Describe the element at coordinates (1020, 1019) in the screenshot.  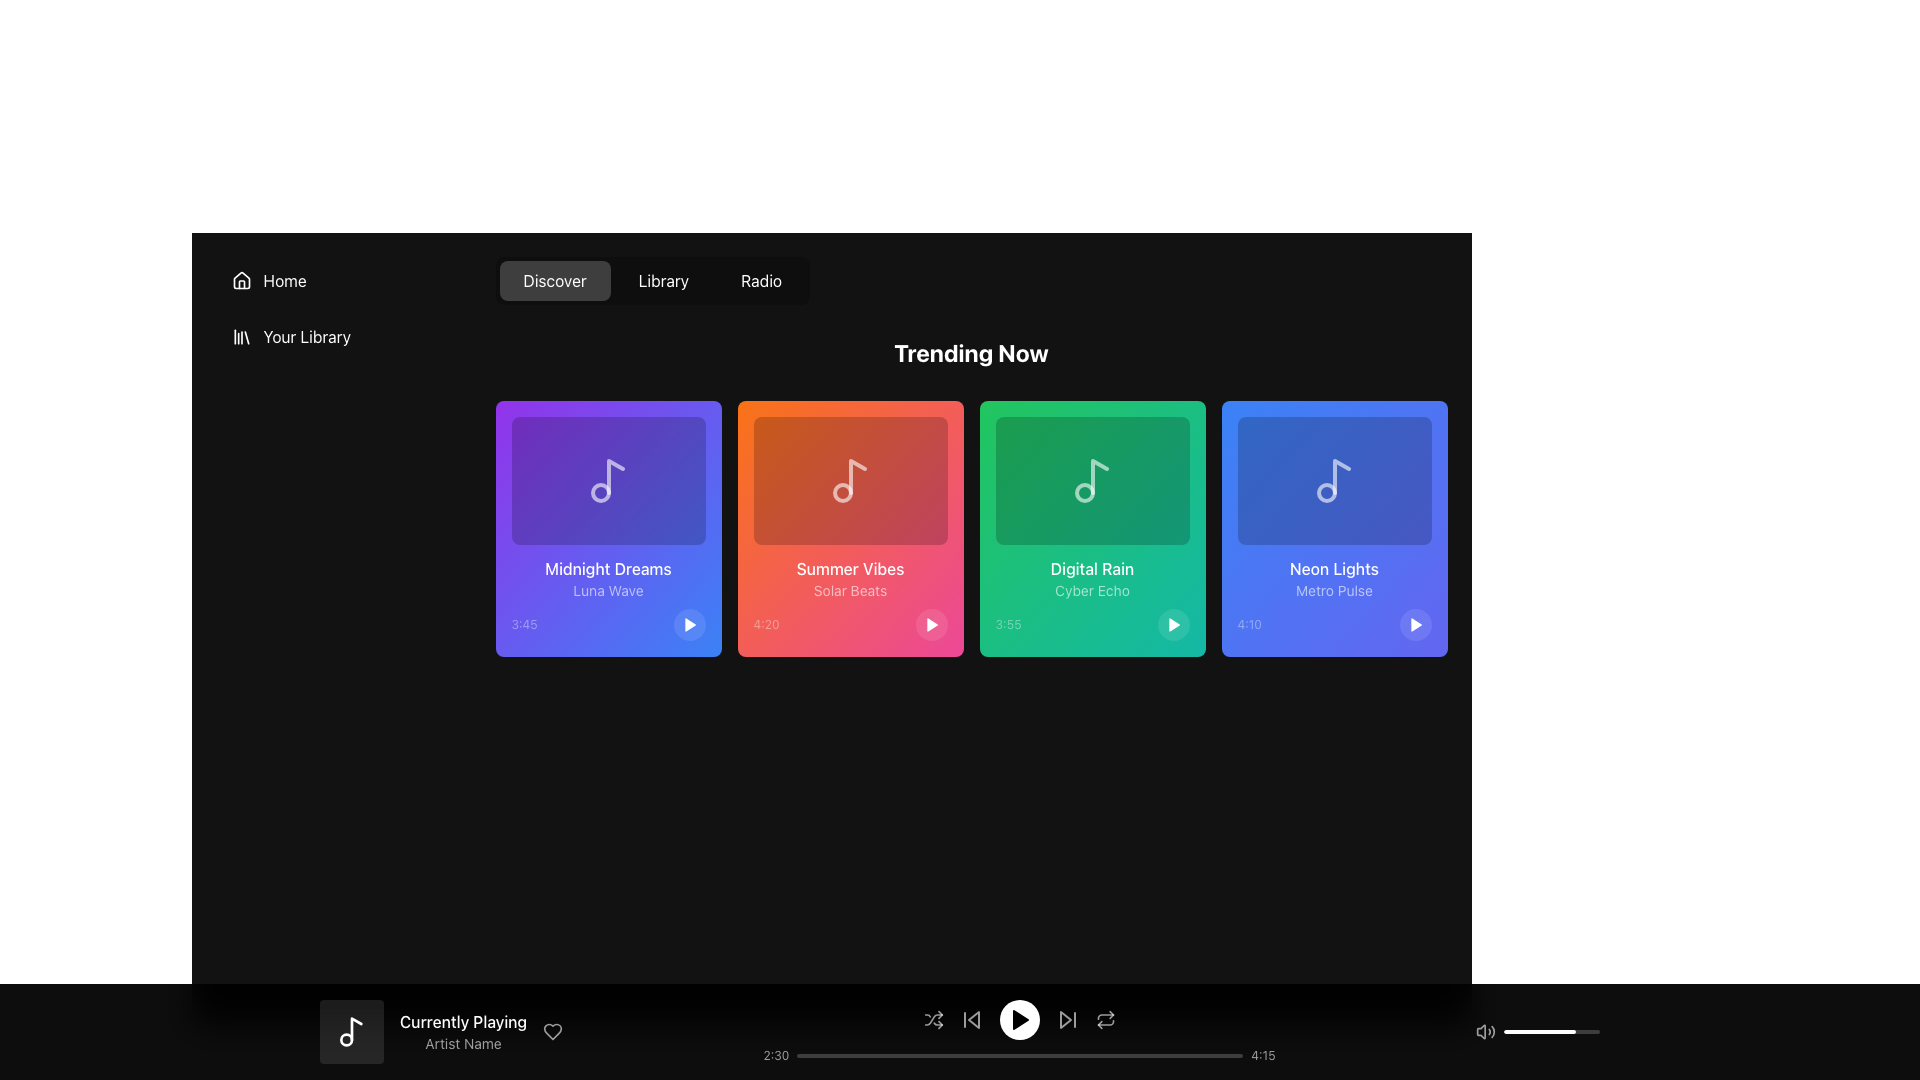
I see `the play button icon (Play Triangle)` at that location.